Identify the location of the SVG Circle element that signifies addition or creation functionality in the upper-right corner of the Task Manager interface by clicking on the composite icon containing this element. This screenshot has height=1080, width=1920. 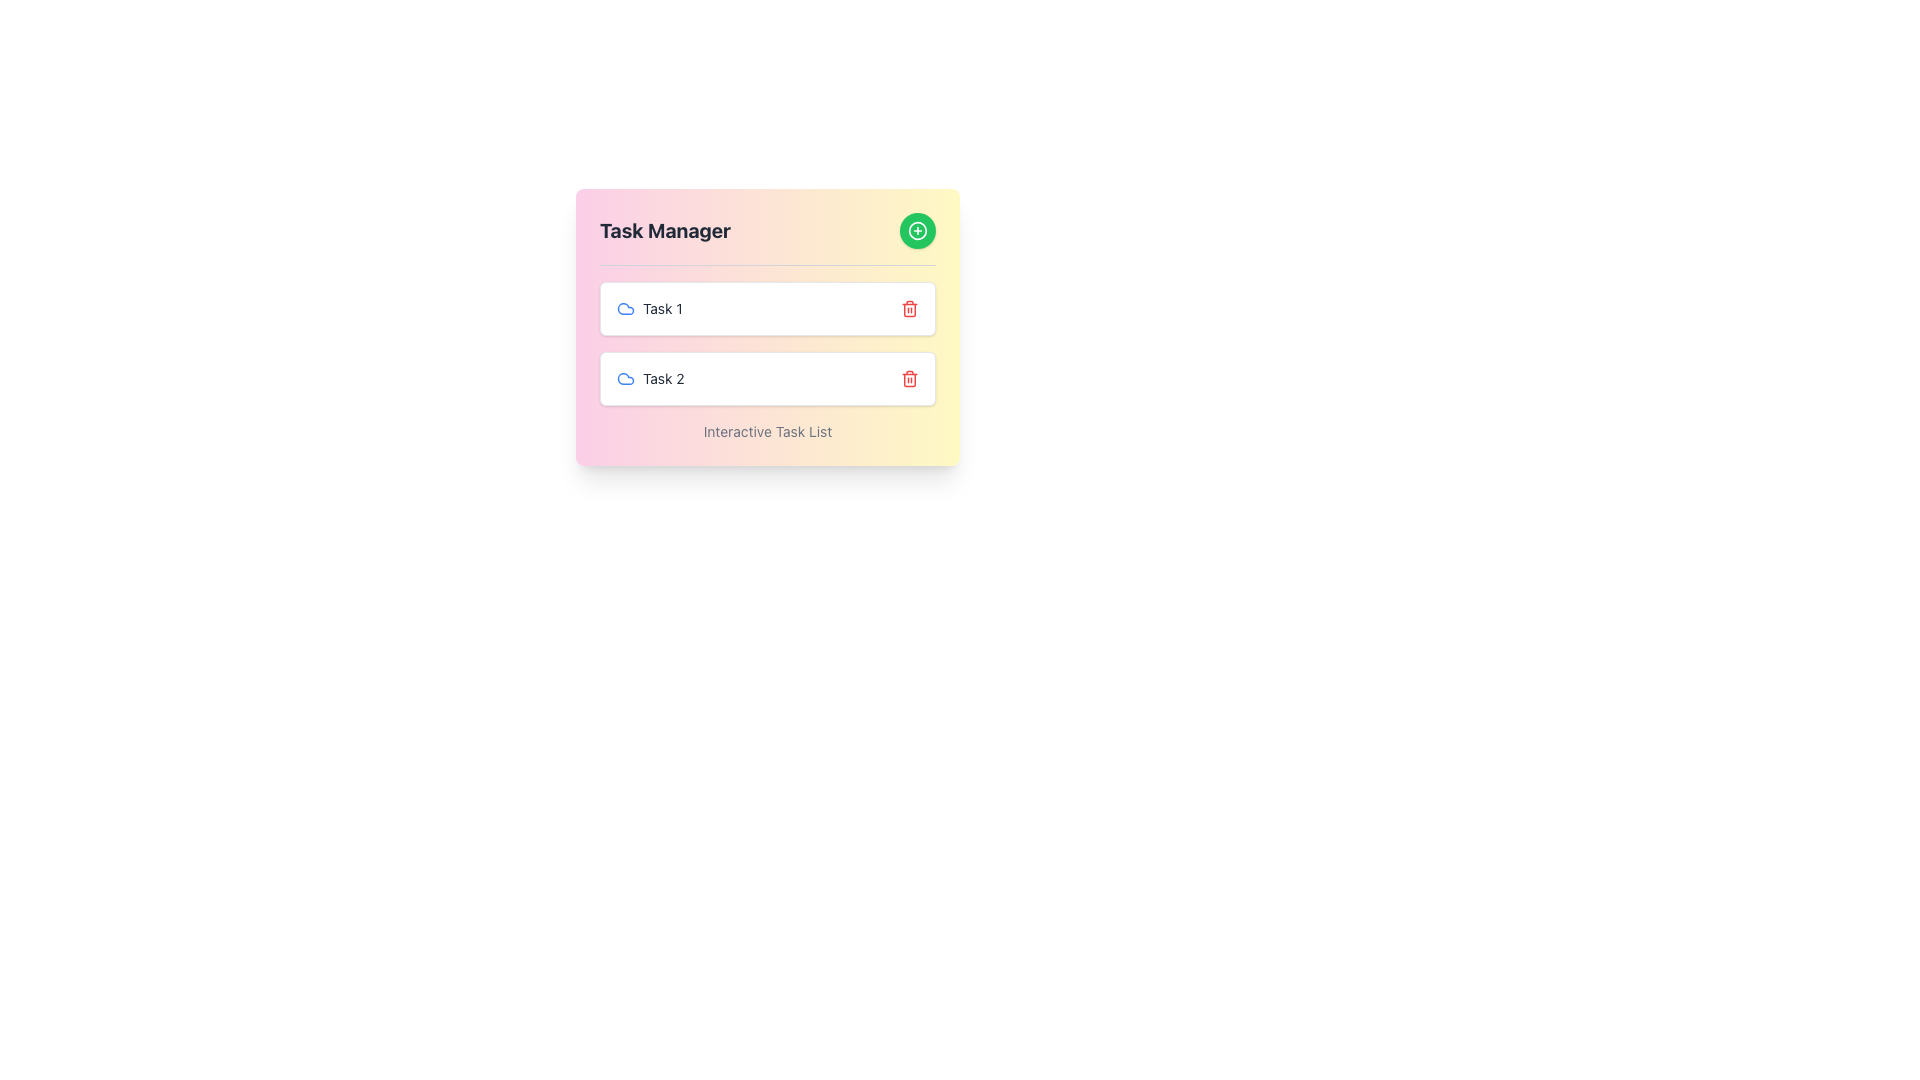
(916, 230).